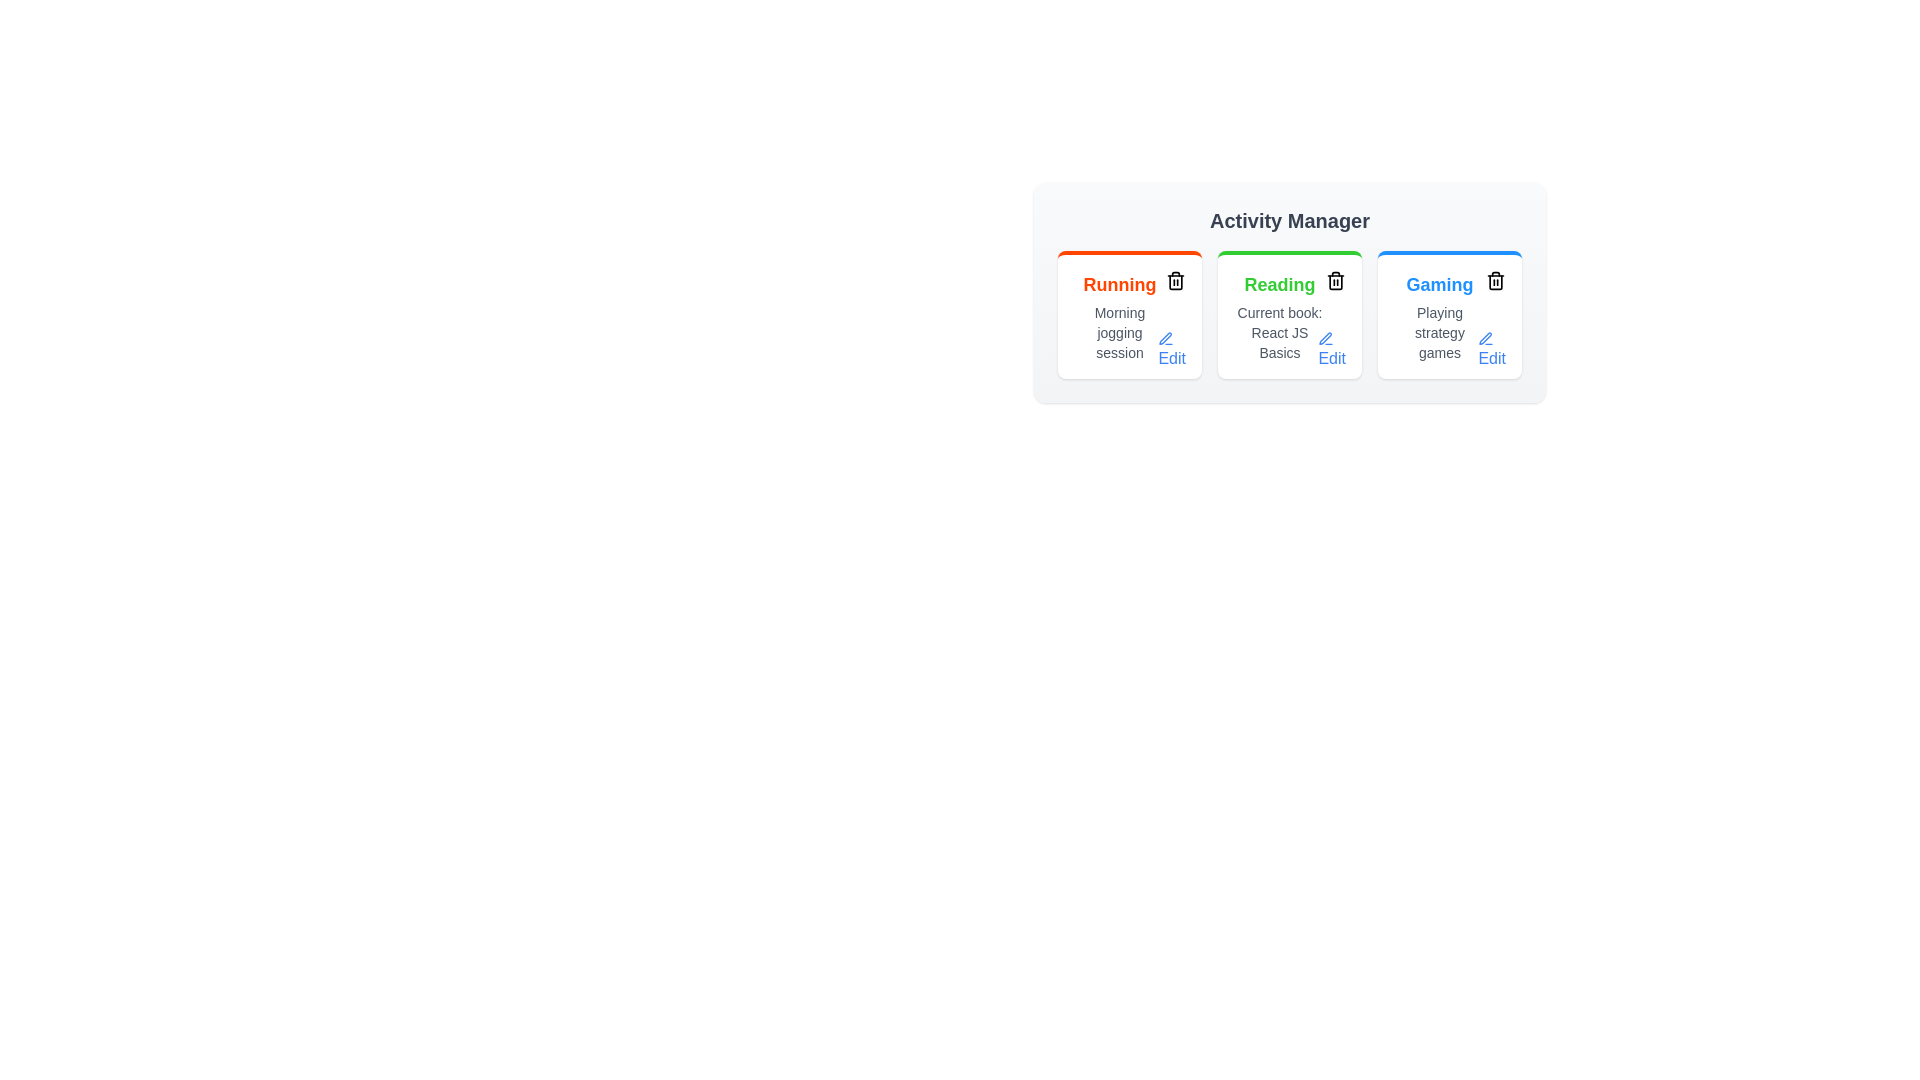 The height and width of the screenshot is (1080, 1920). Describe the element at coordinates (1332, 350) in the screenshot. I see `the 'Edit' button for the activity Reading` at that location.